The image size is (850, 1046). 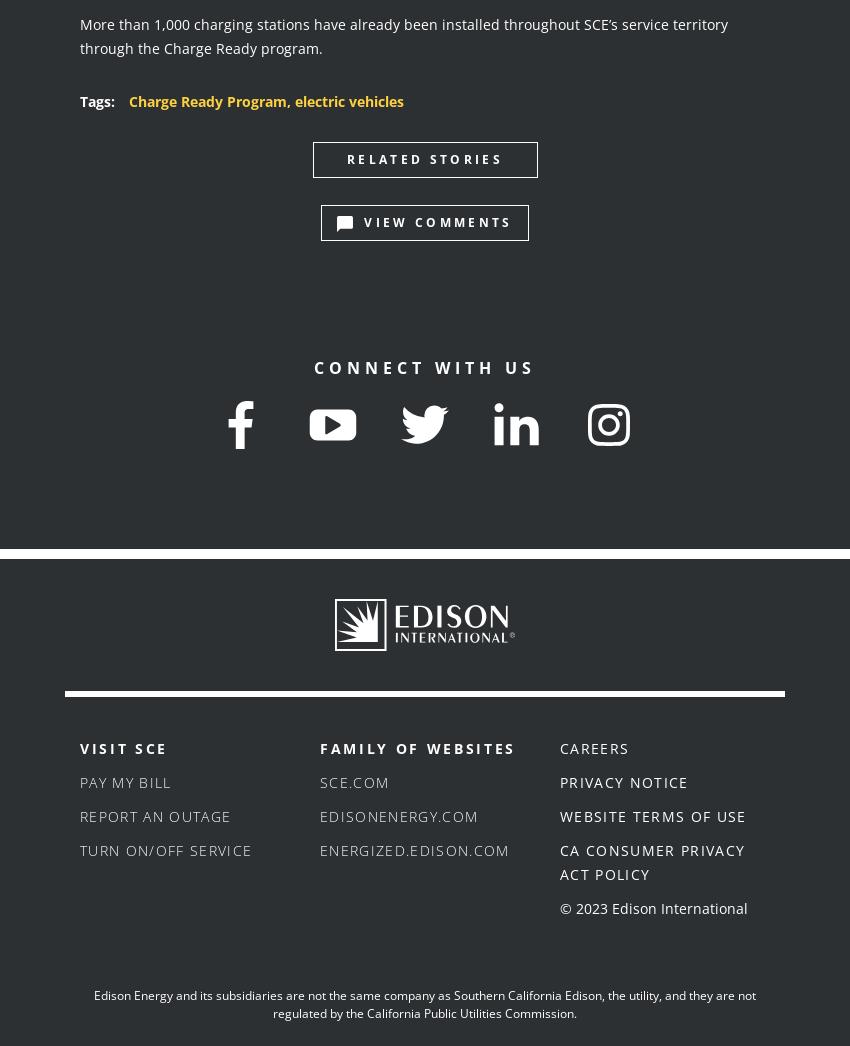 I want to click on 'More than 1,000 charging stations have already been installed throughout SCE’s service territory through the Charge Ready program.', so click(x=404, y=34).